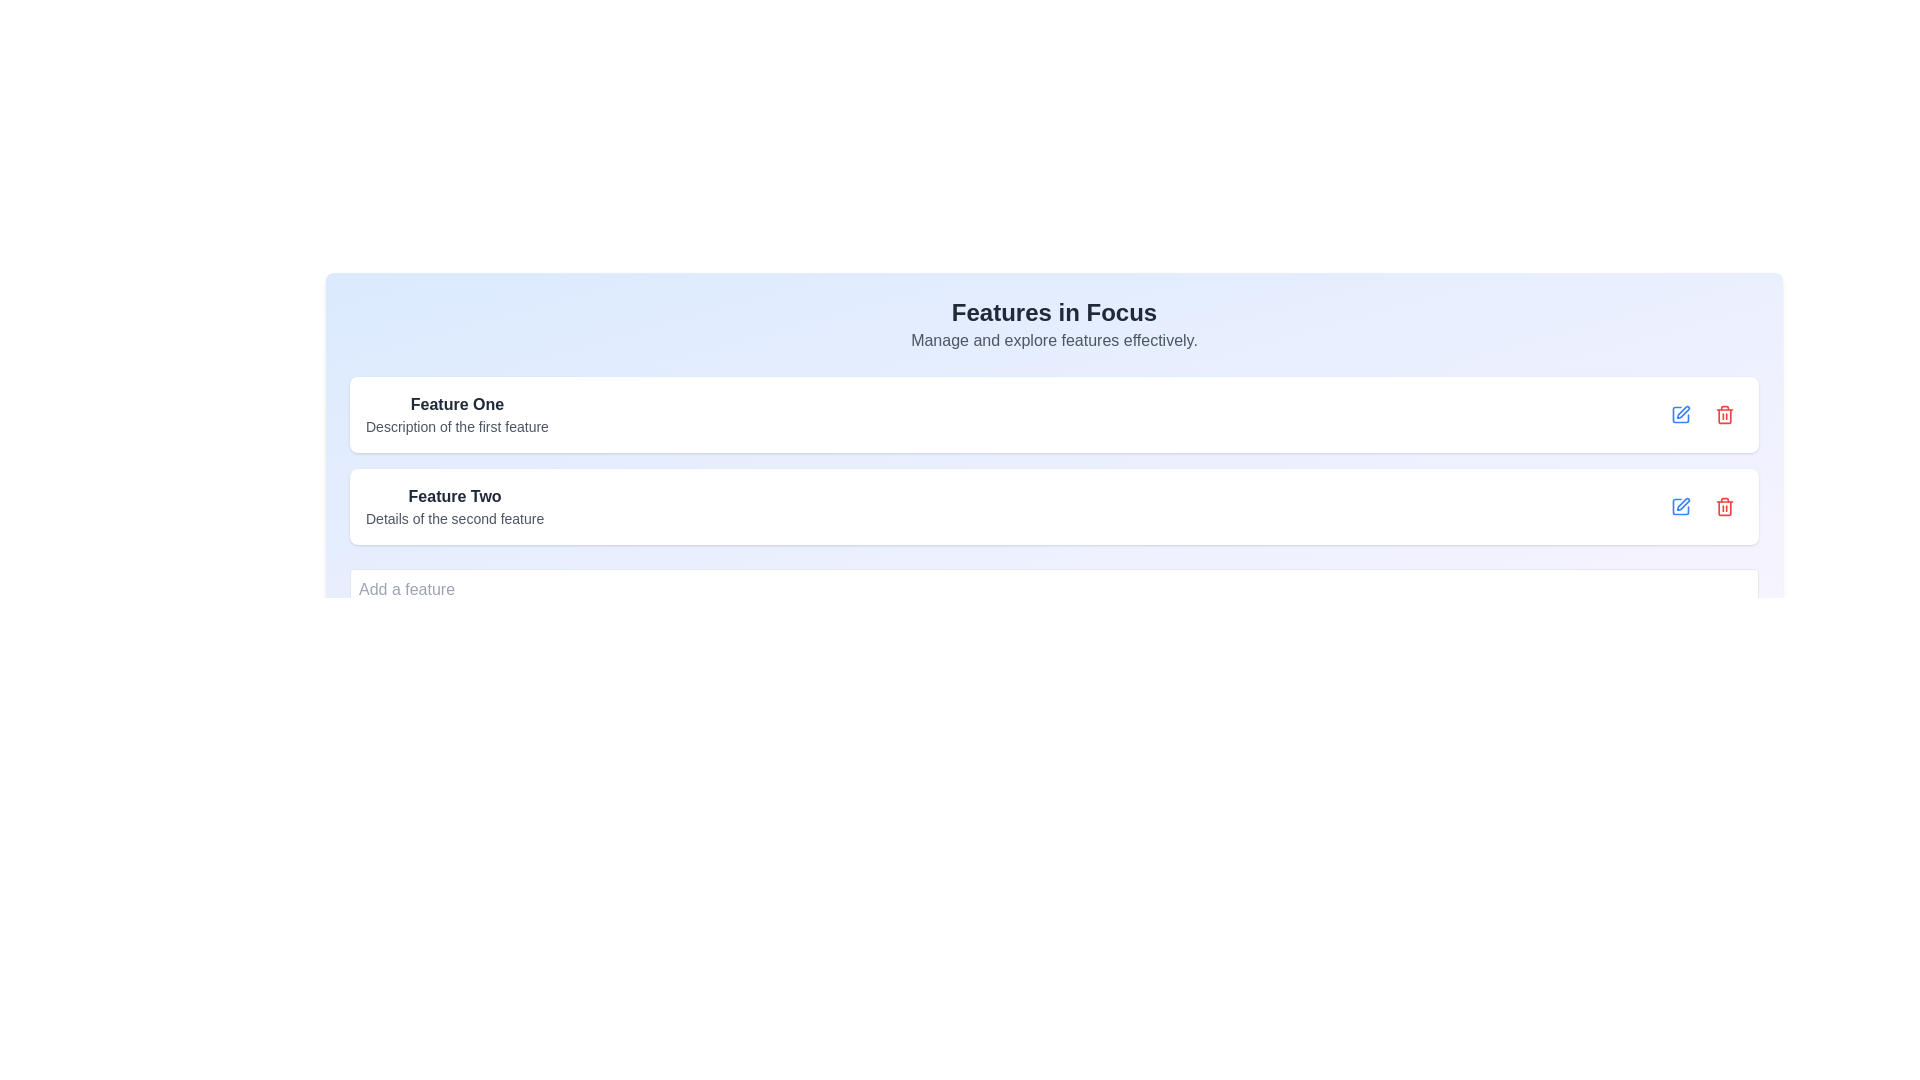  What do you see at coordinates (456, 426) in the screenshot?
I see `the non-interactive text label reading 'Description of the first feature', which is located below the bold title 'Feature One'` at bounding box center [456, 426].